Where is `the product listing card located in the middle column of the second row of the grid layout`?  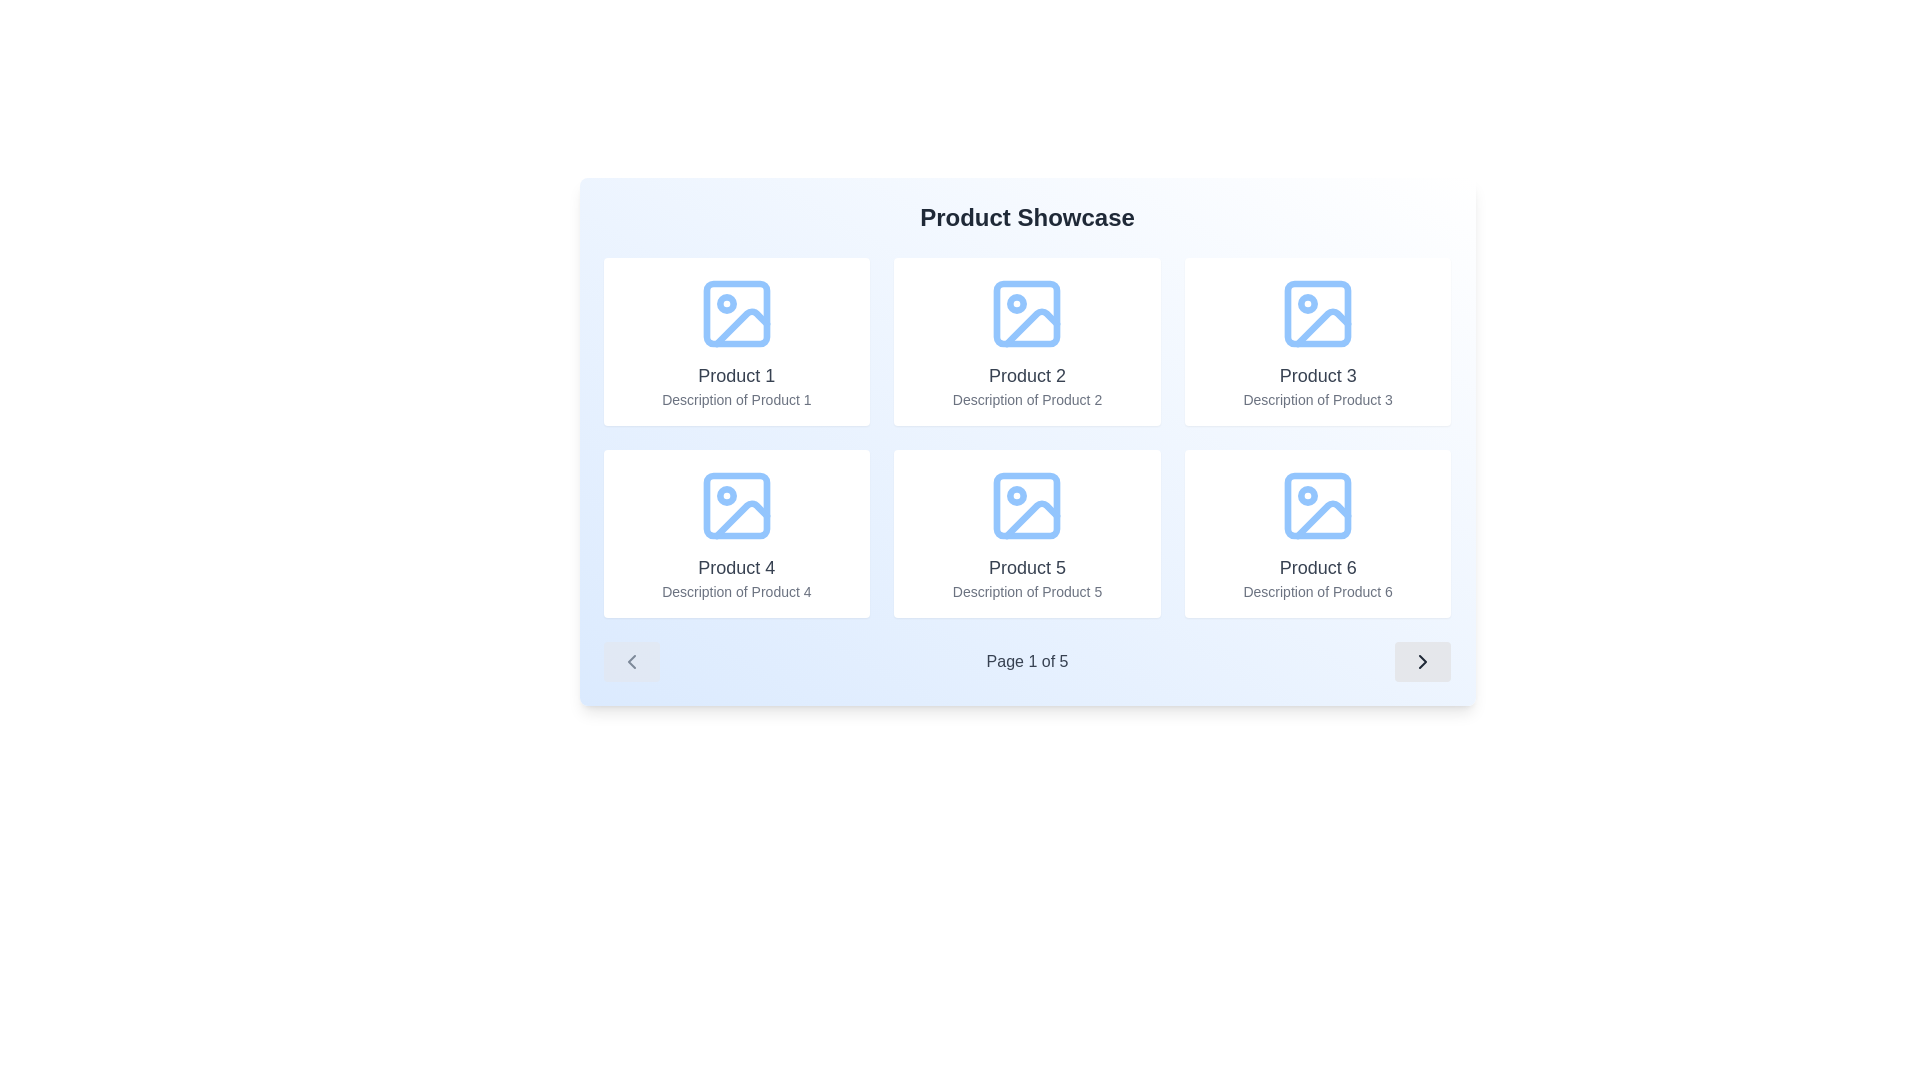 the product listing card located in the middle column of the second row of the grid layout is located at coordinates (1027, 532).